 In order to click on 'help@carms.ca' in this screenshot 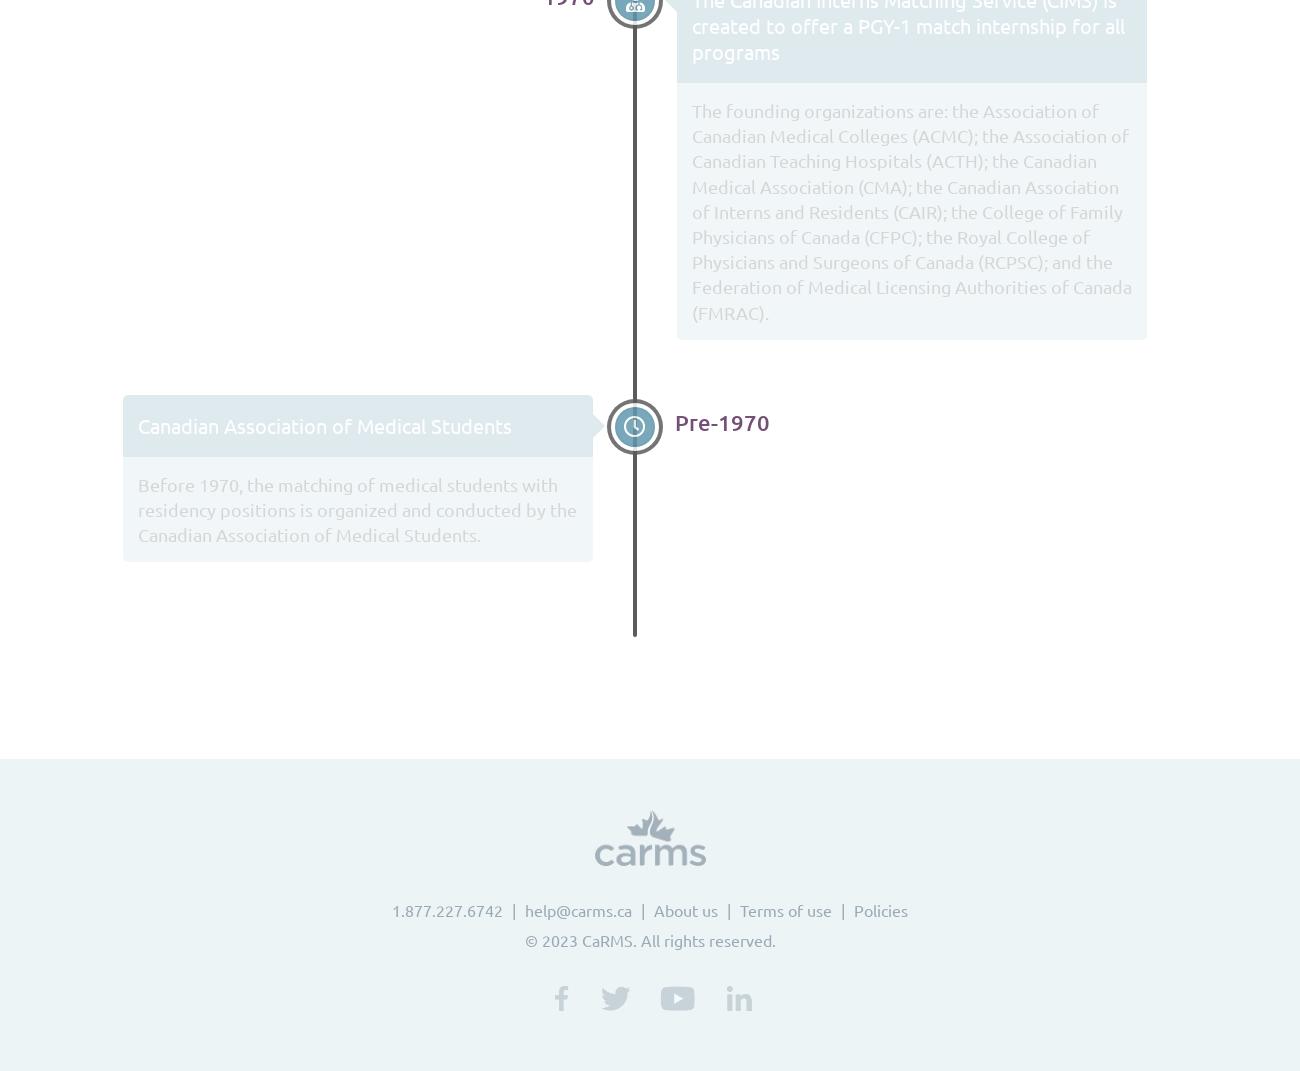, I will do `click(577, 910)`.